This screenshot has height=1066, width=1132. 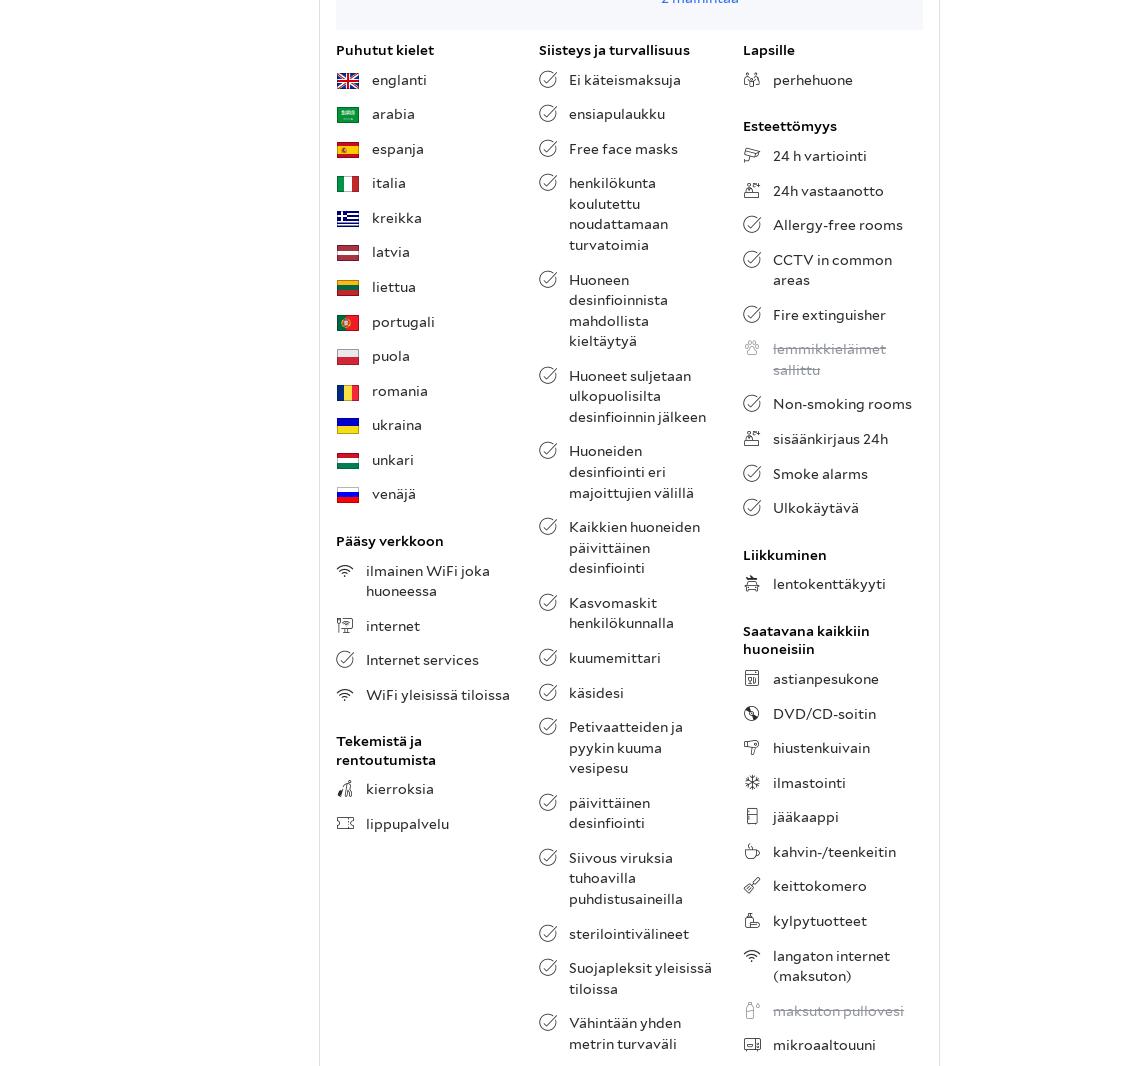 I want to click on 'hiustenkuivain', so click(x=821, y=747).